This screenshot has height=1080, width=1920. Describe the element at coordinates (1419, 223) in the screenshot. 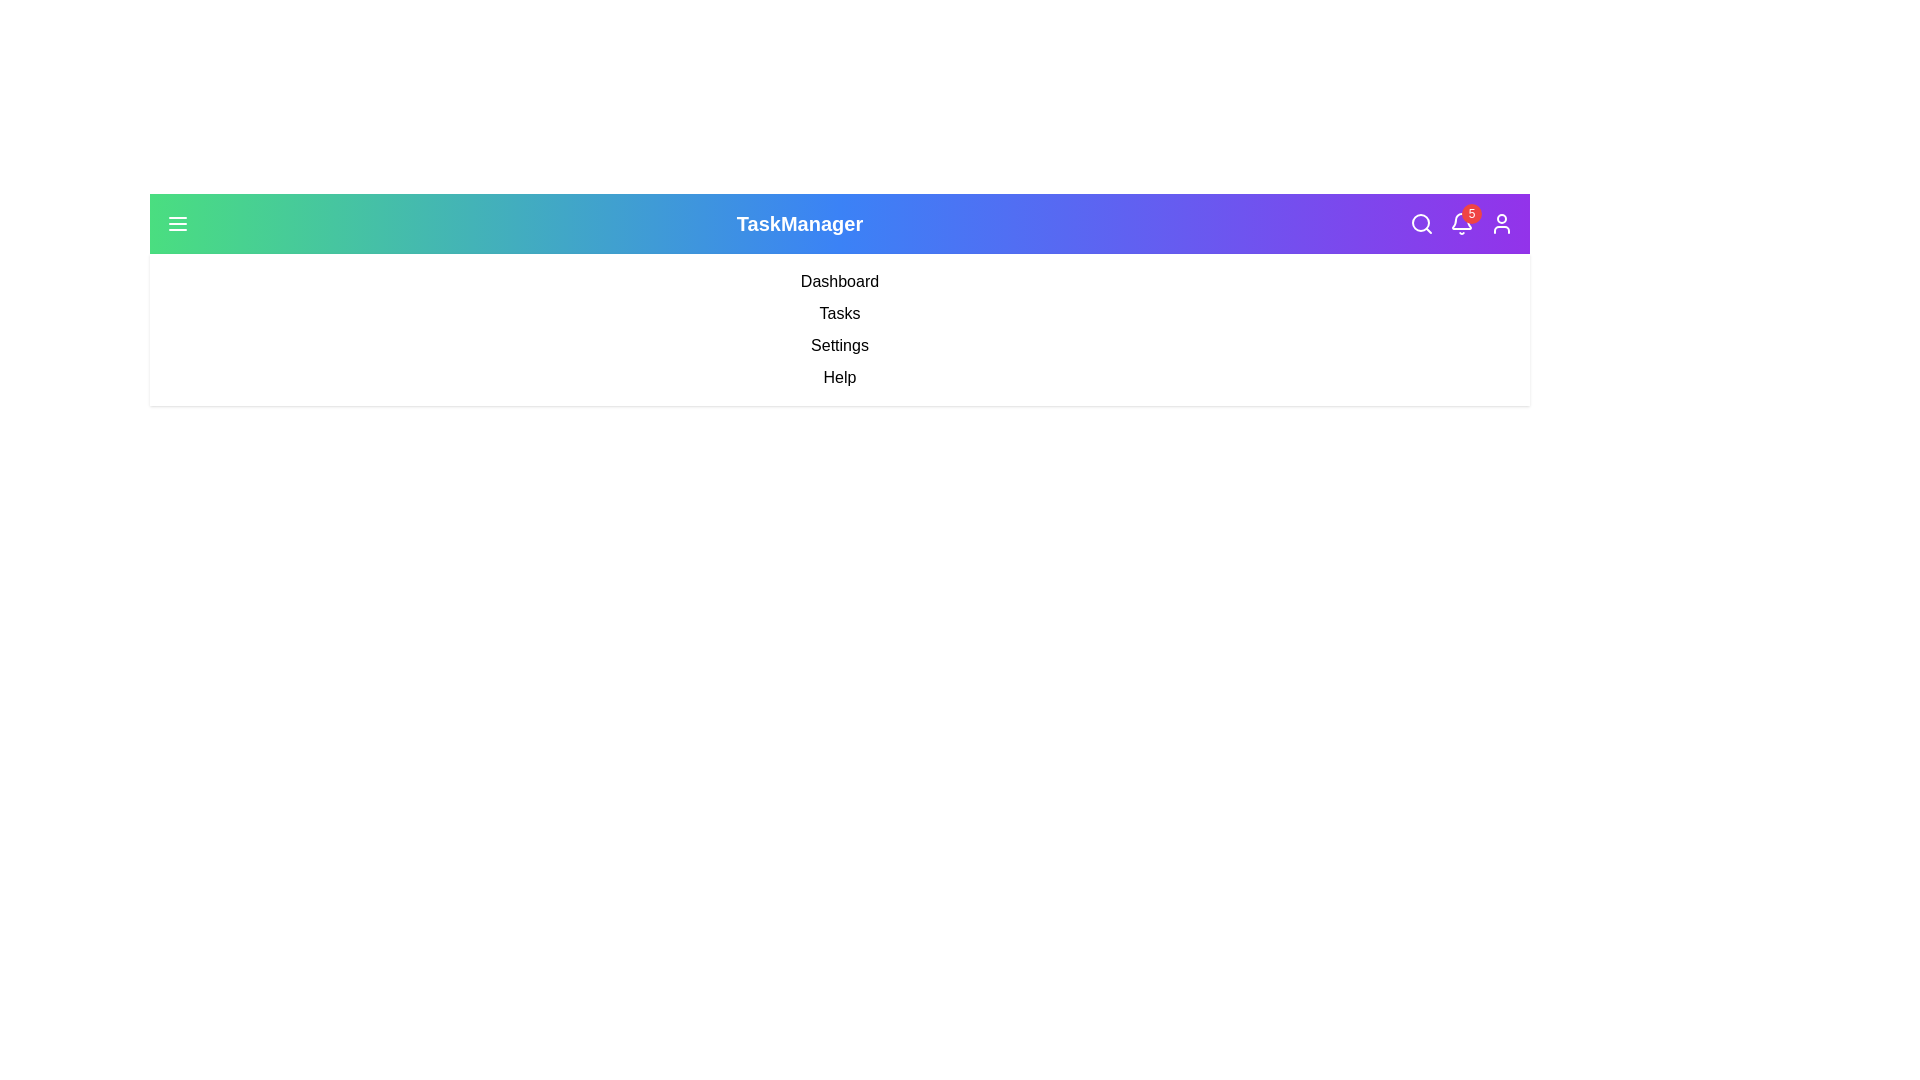

I see `the circular part of the magnifying glass icon located in the top-right corner of the interface` at that location.